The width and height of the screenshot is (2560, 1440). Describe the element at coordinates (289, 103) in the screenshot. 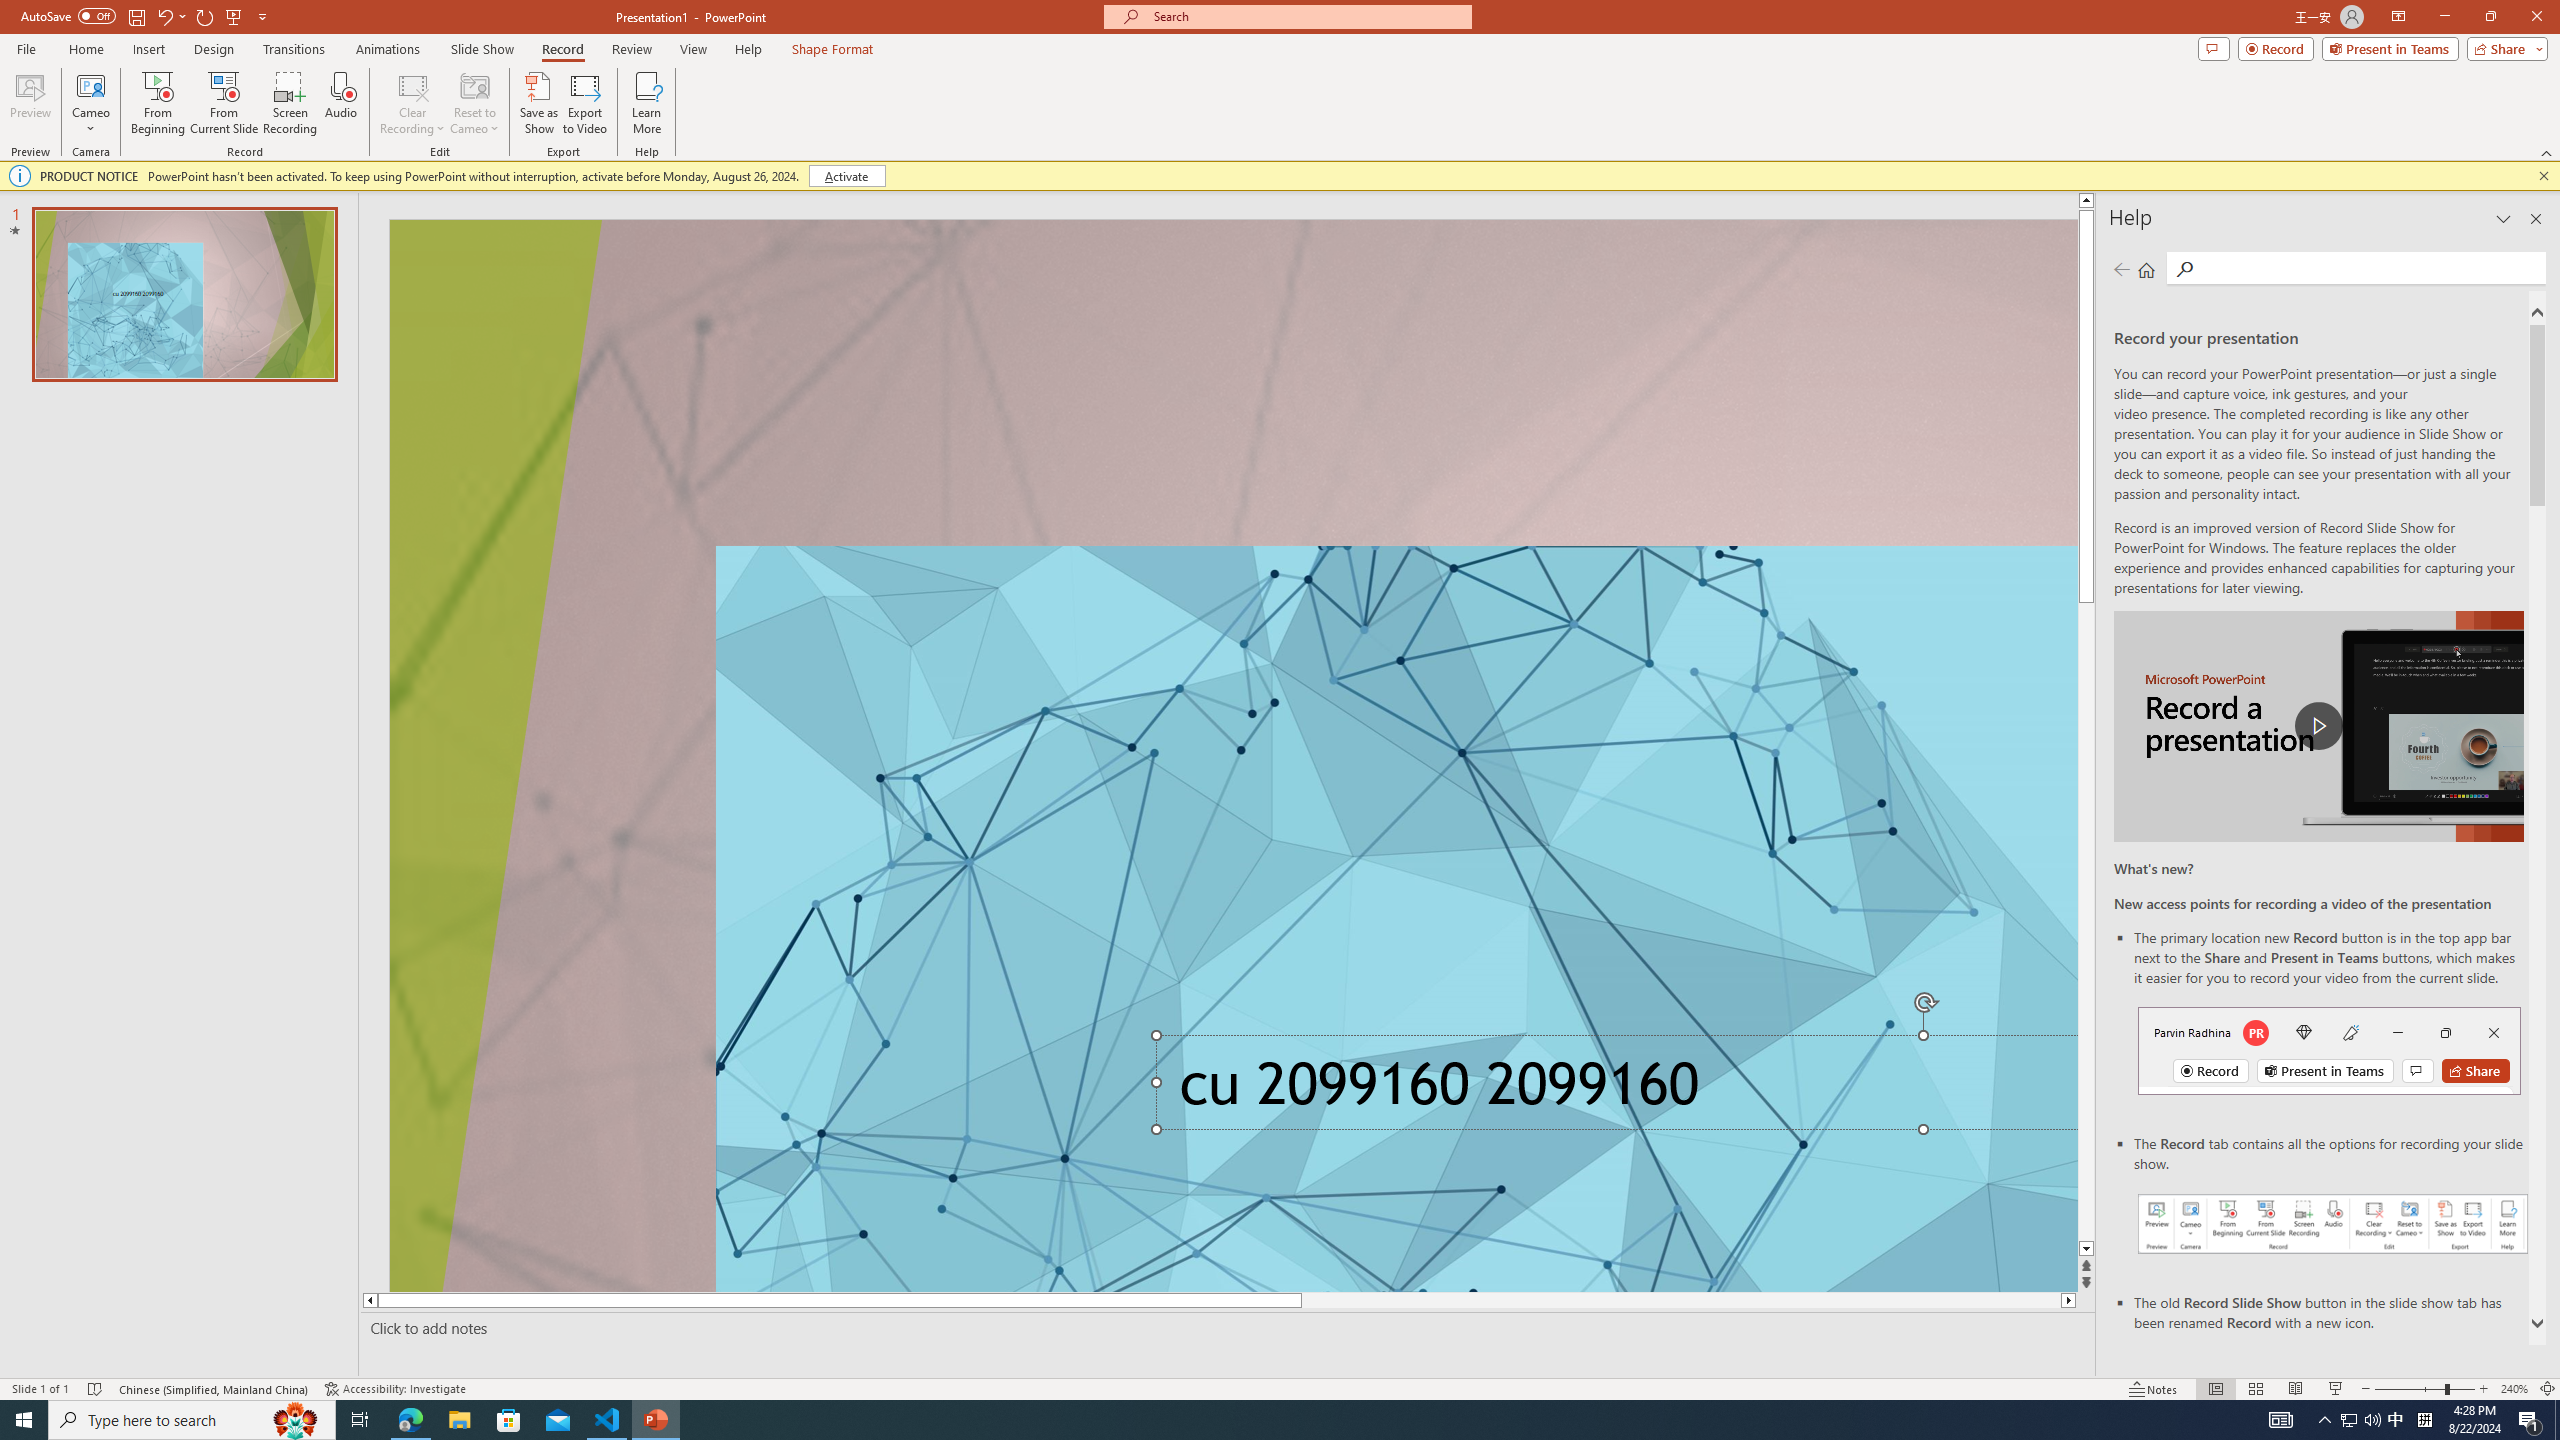

I see `'Screen Recording'` at that location.